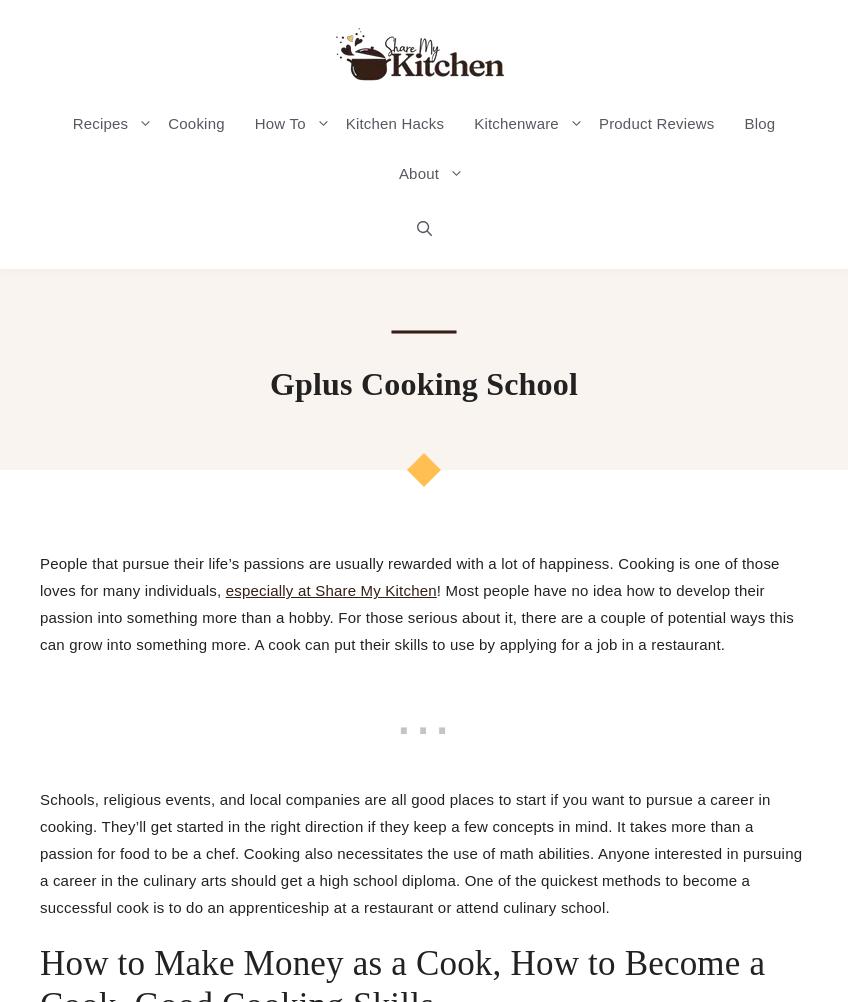 The width and height of the screenshot is (848, 1002). What do you see at coordinates (473, 122) in the screenshot?
I see `'Kitchenware'` at bounding box center [473, 122].